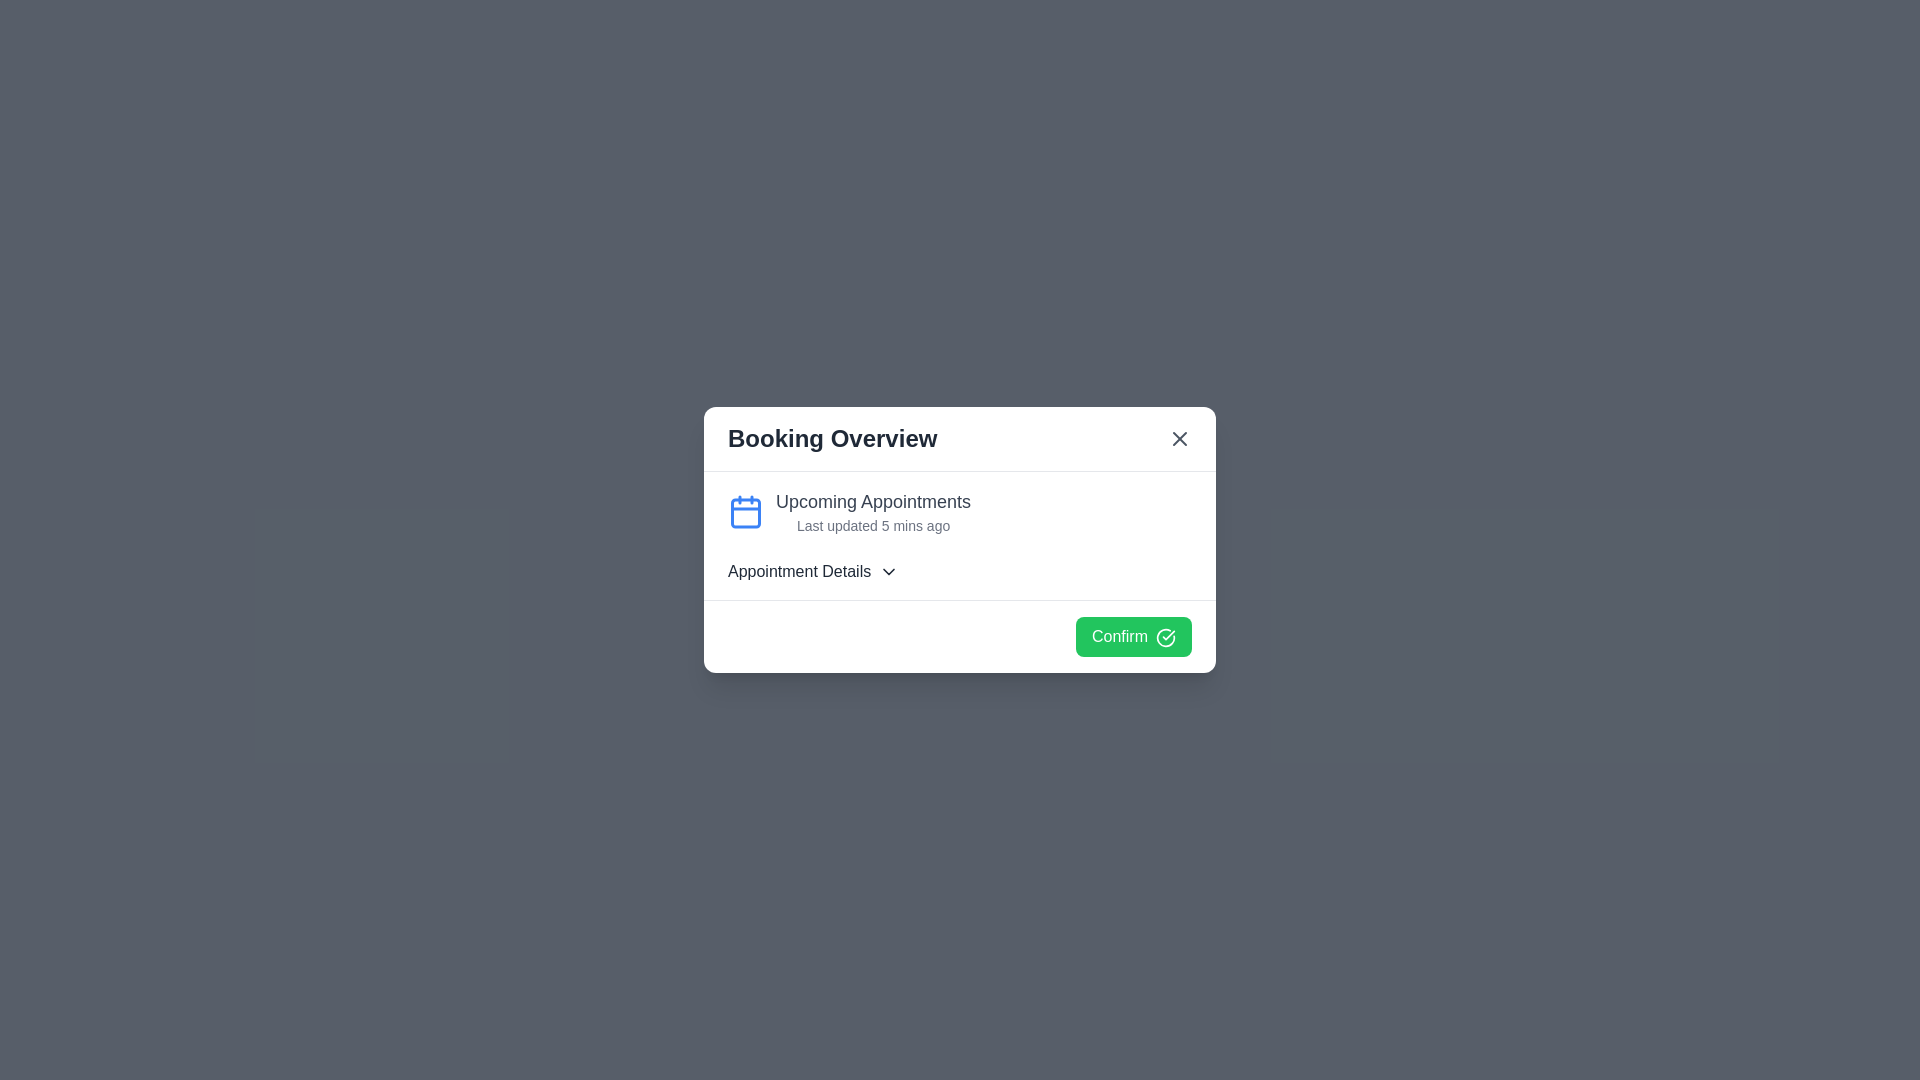 The height and width of the screenshot is (1080, 1920). Describe the element at coordinates (1180, 438) in the screenshot. I see `the 'X' icon button located at the top-right corner of the 'Booking Overview' panel for visual feedback` at that location.